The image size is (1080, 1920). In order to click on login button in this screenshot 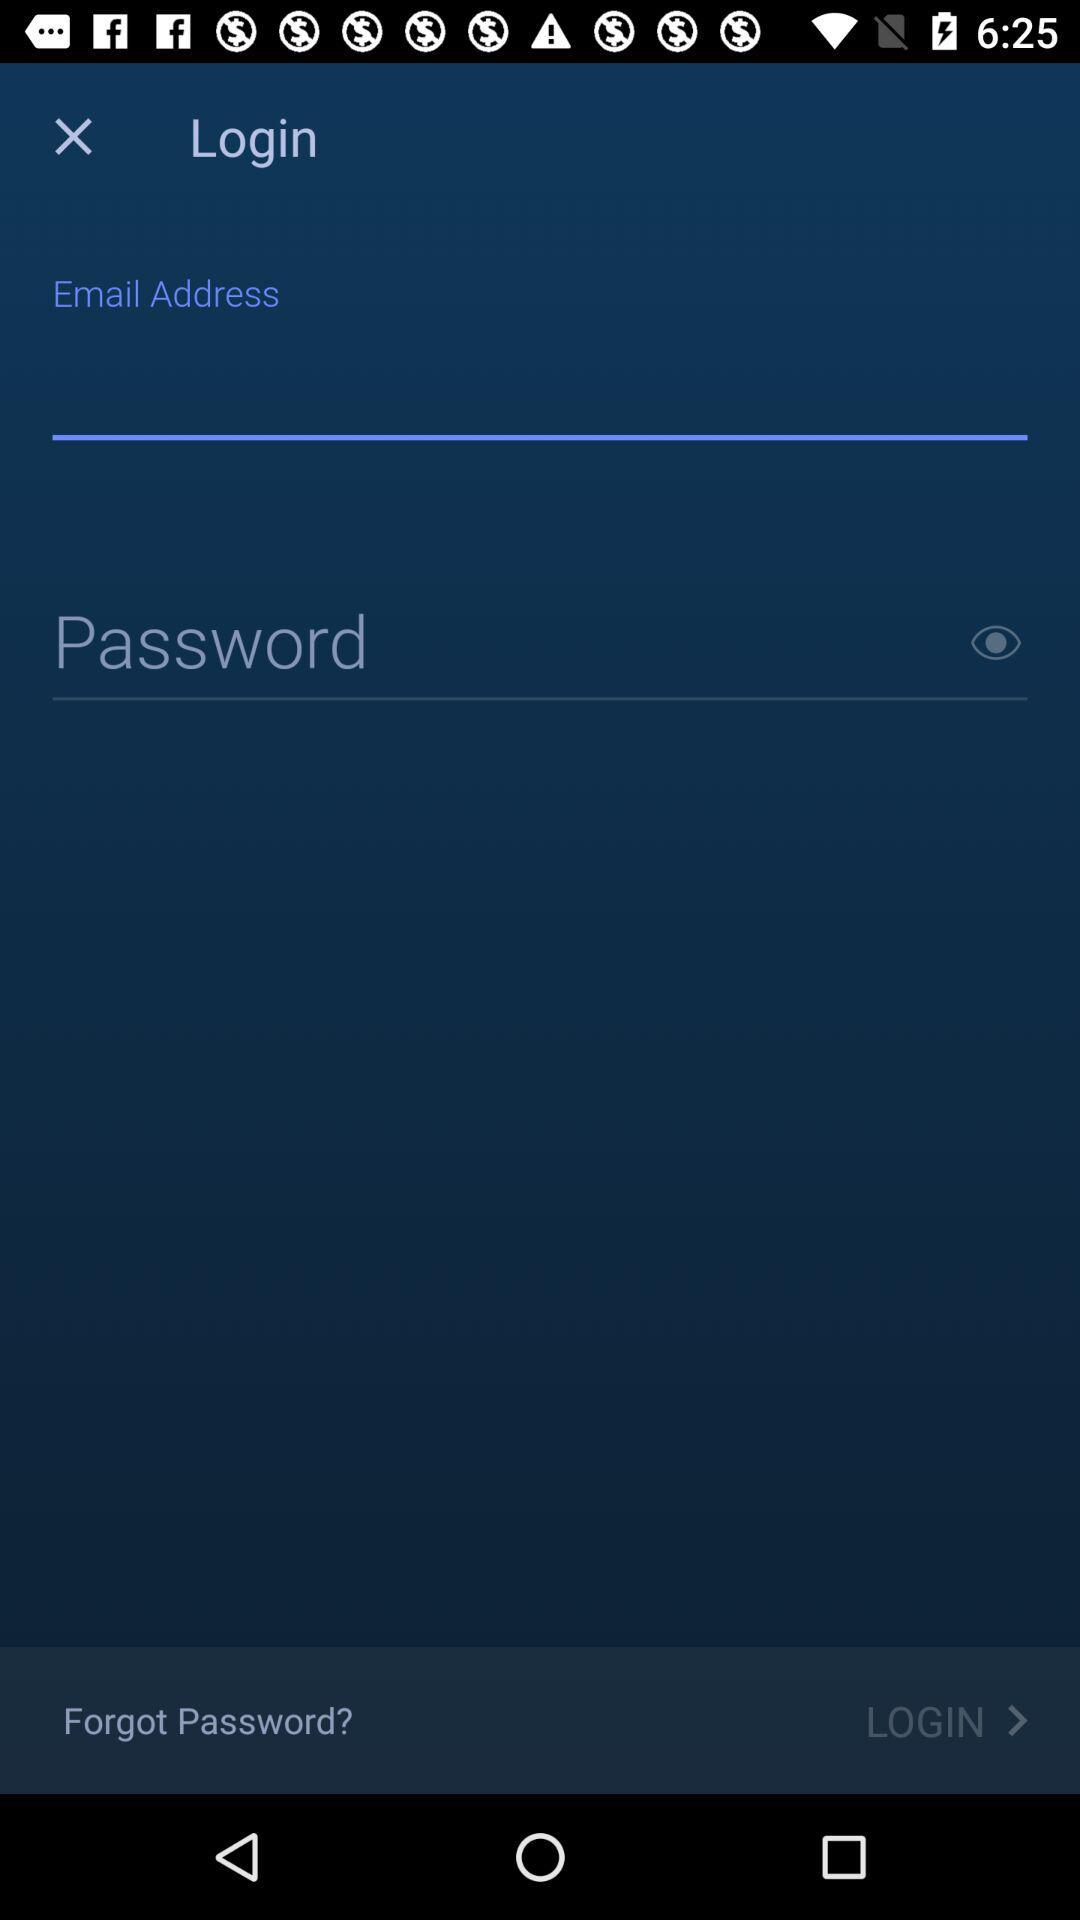, I will do `click(540, 644)`.